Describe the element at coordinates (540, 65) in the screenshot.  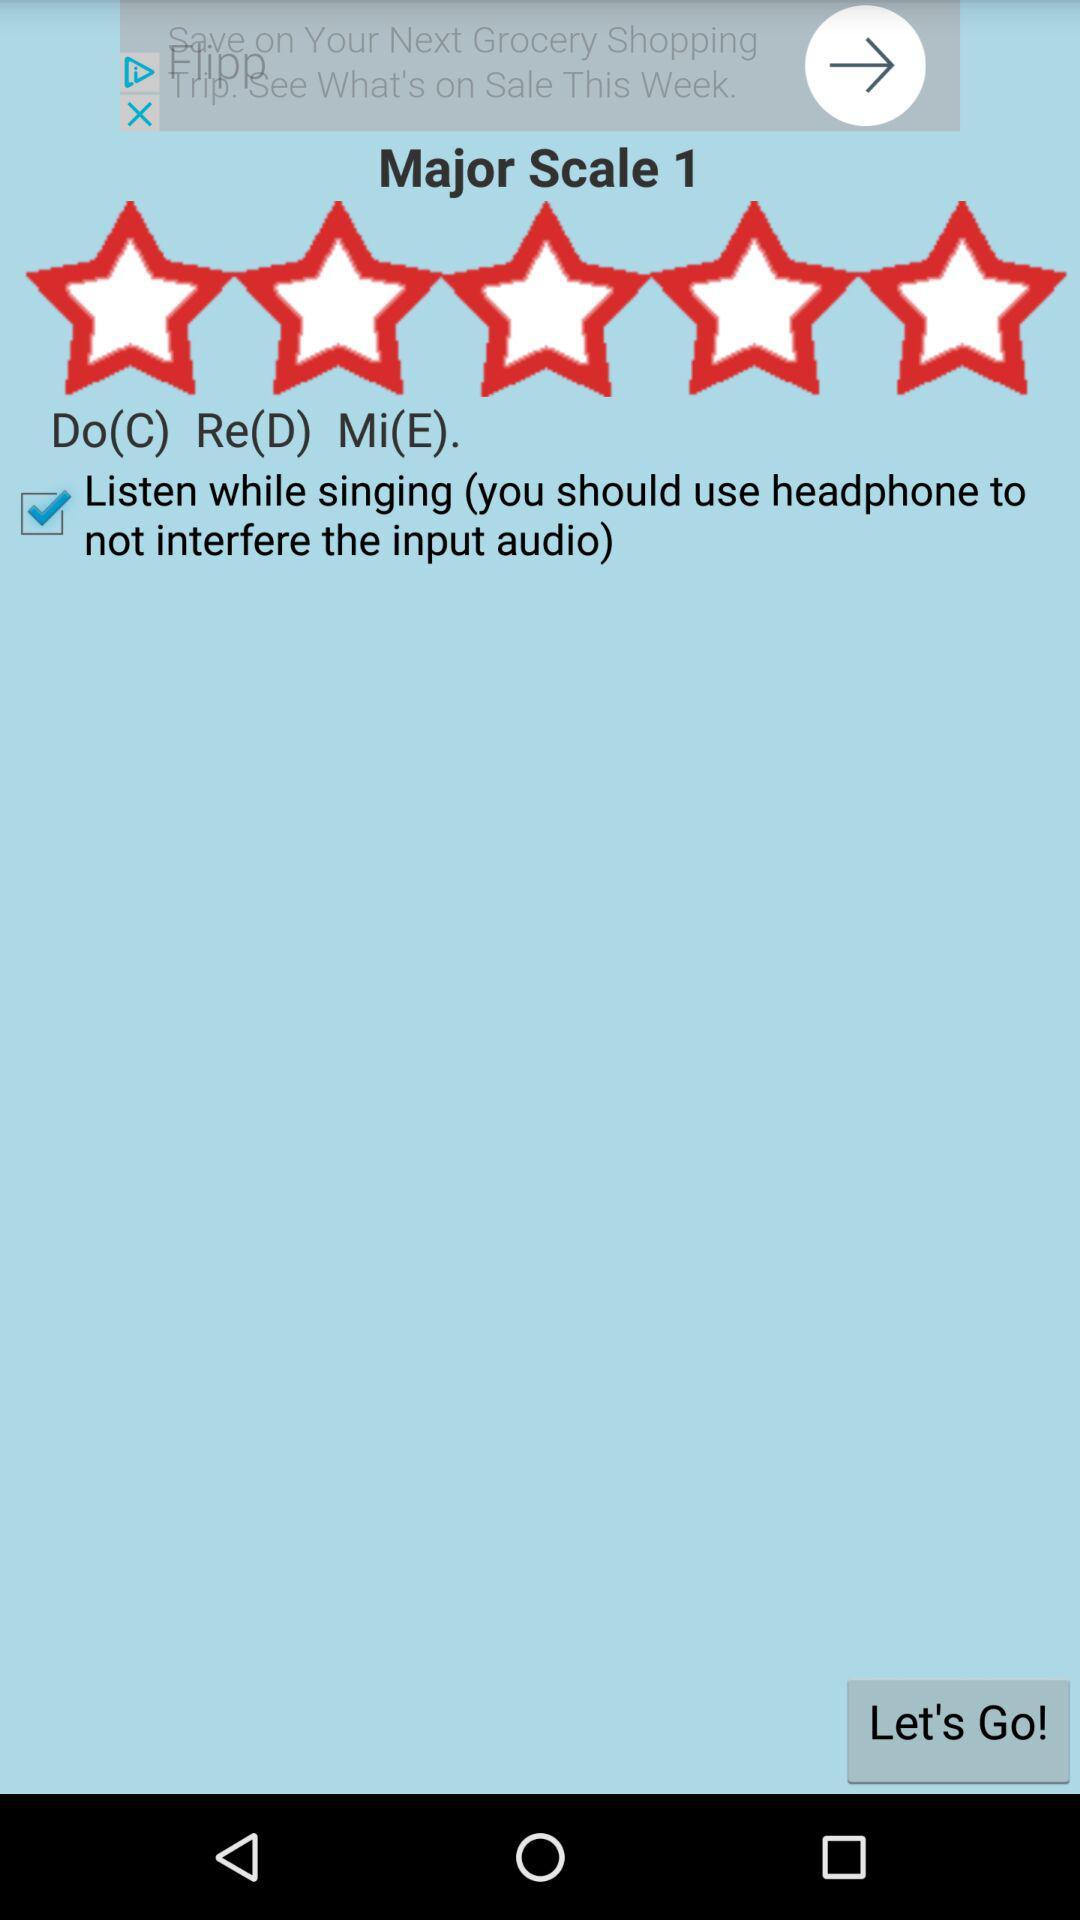
I see `next` at that location.